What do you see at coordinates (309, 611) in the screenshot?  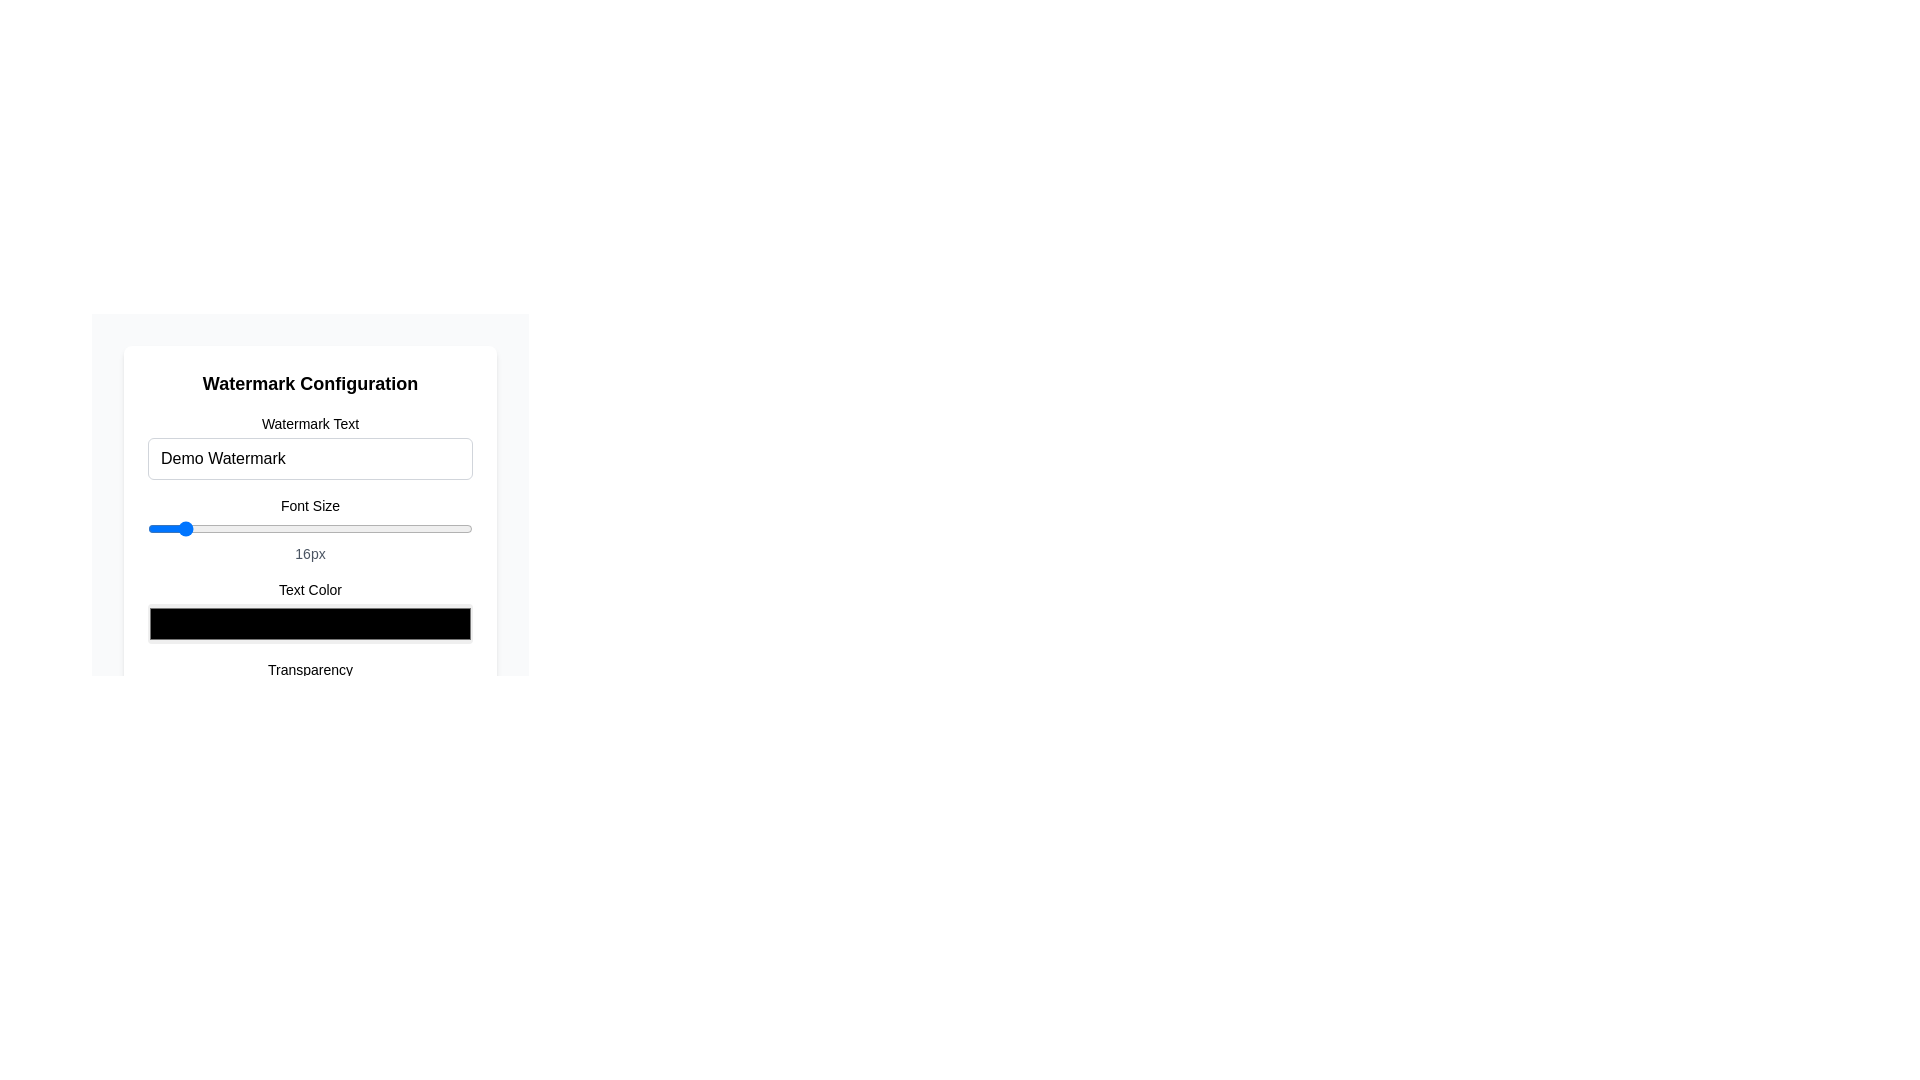 I see `the black rectangular area of the Color Picker Input labeled 'Text Color'` at bounding box center [309, 611].